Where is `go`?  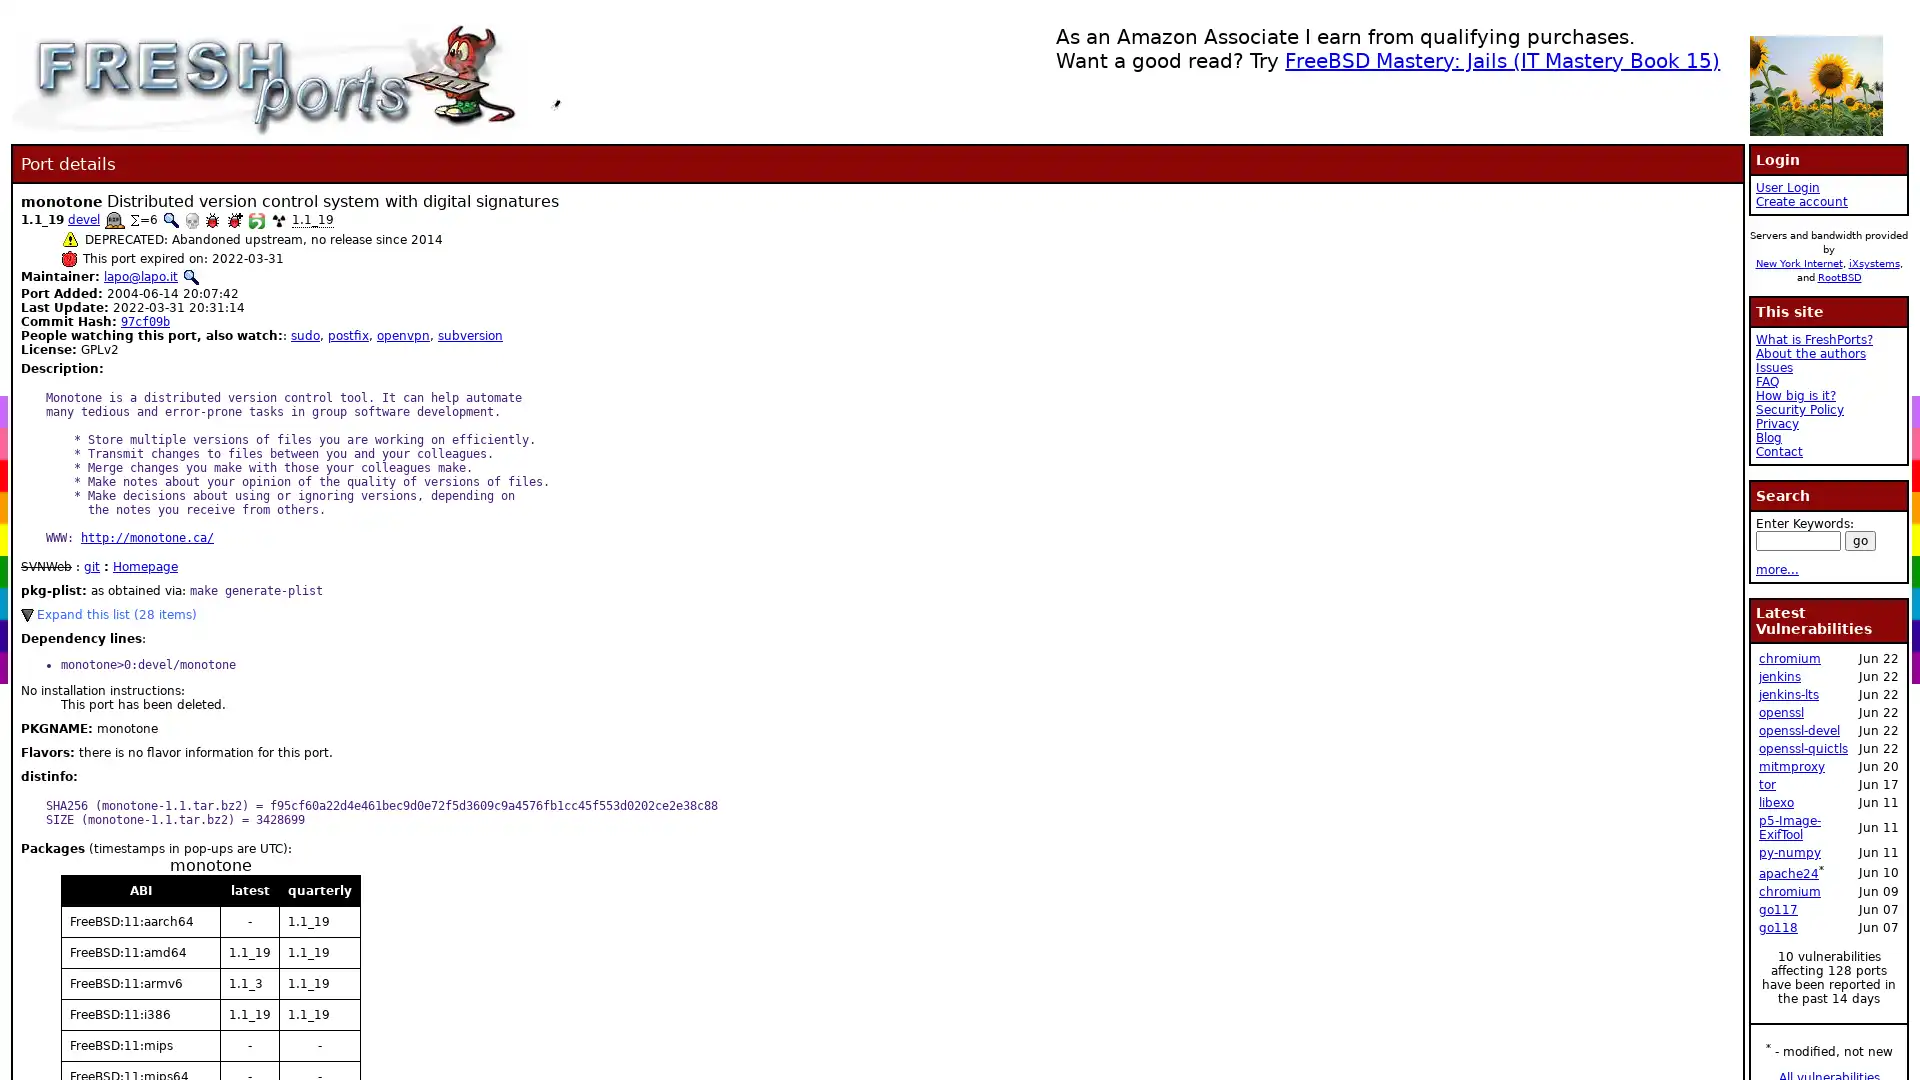 go is located at coordinates (1859, 540).